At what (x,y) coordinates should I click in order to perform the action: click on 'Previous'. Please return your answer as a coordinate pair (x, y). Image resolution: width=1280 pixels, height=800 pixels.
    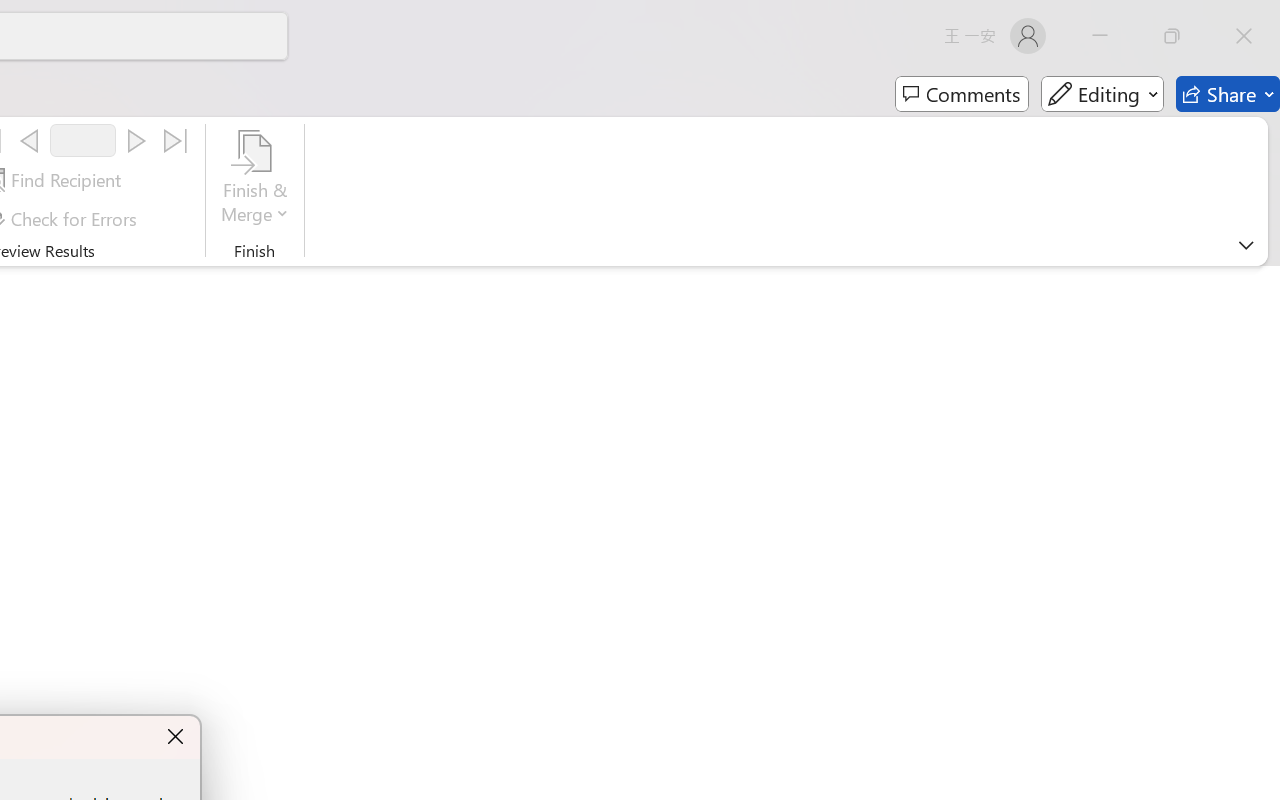
    Looking at the image, I should click on (29, 141).